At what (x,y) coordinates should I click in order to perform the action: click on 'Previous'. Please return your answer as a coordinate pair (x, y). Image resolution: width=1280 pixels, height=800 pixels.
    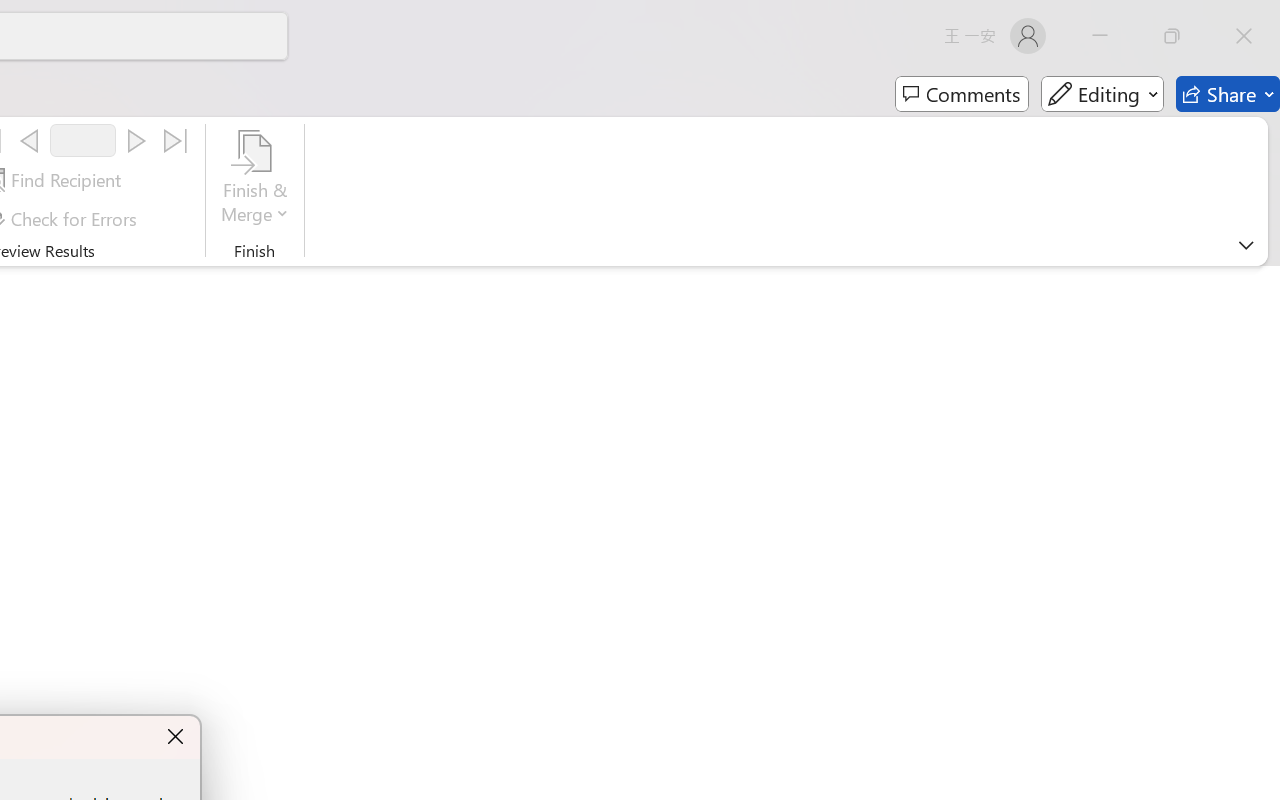
    Looking at the image, I should click on (29, 141).